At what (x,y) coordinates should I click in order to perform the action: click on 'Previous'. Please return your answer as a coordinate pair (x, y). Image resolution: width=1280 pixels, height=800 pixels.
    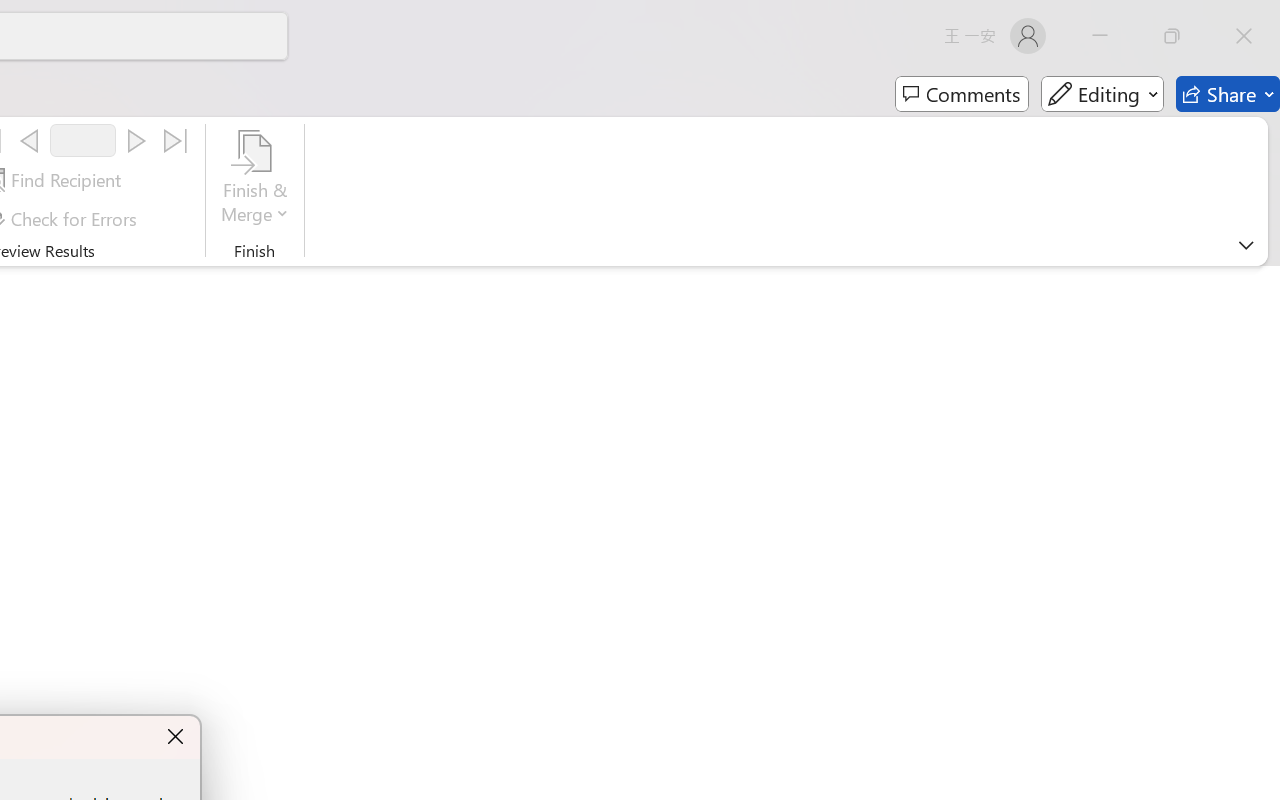
    Looking at the image, I should click on (29, 141).